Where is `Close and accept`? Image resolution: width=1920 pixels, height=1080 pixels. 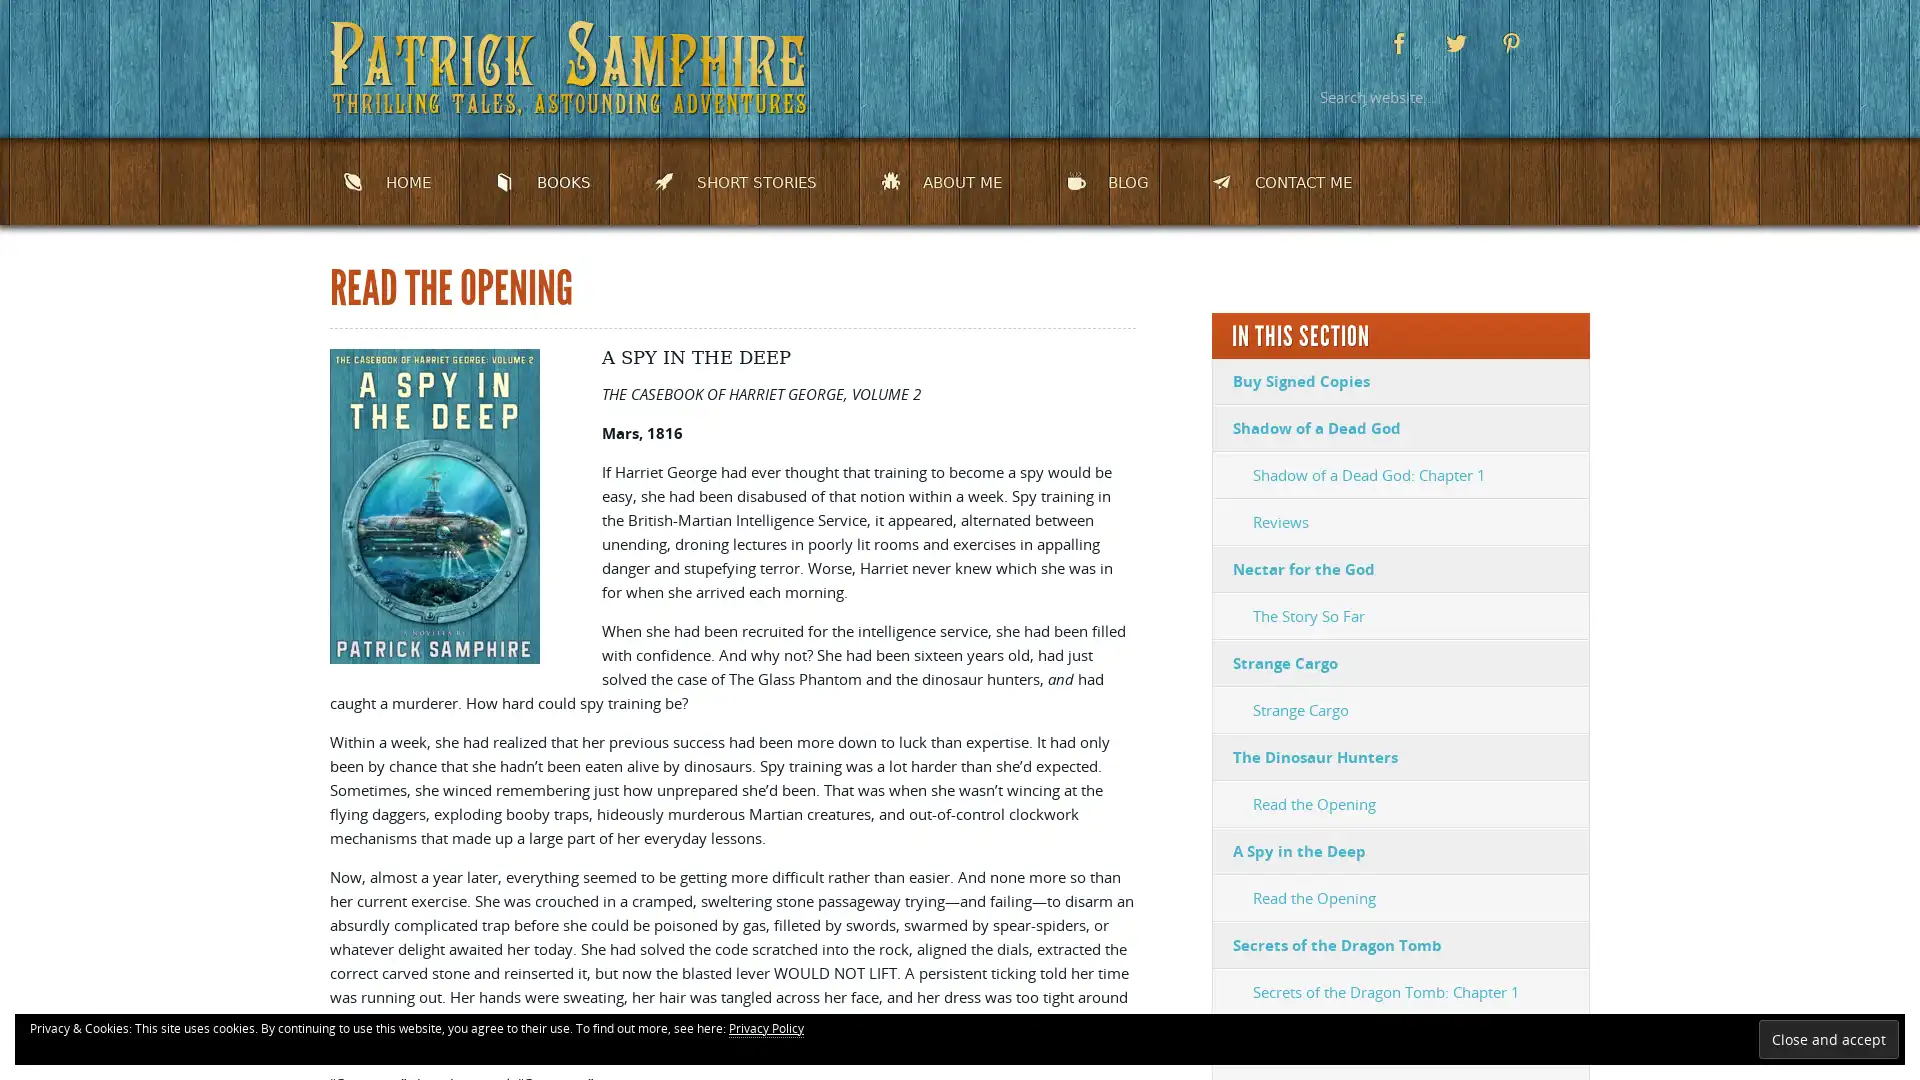 Close and accept is located at coordinates (1828, 1038).